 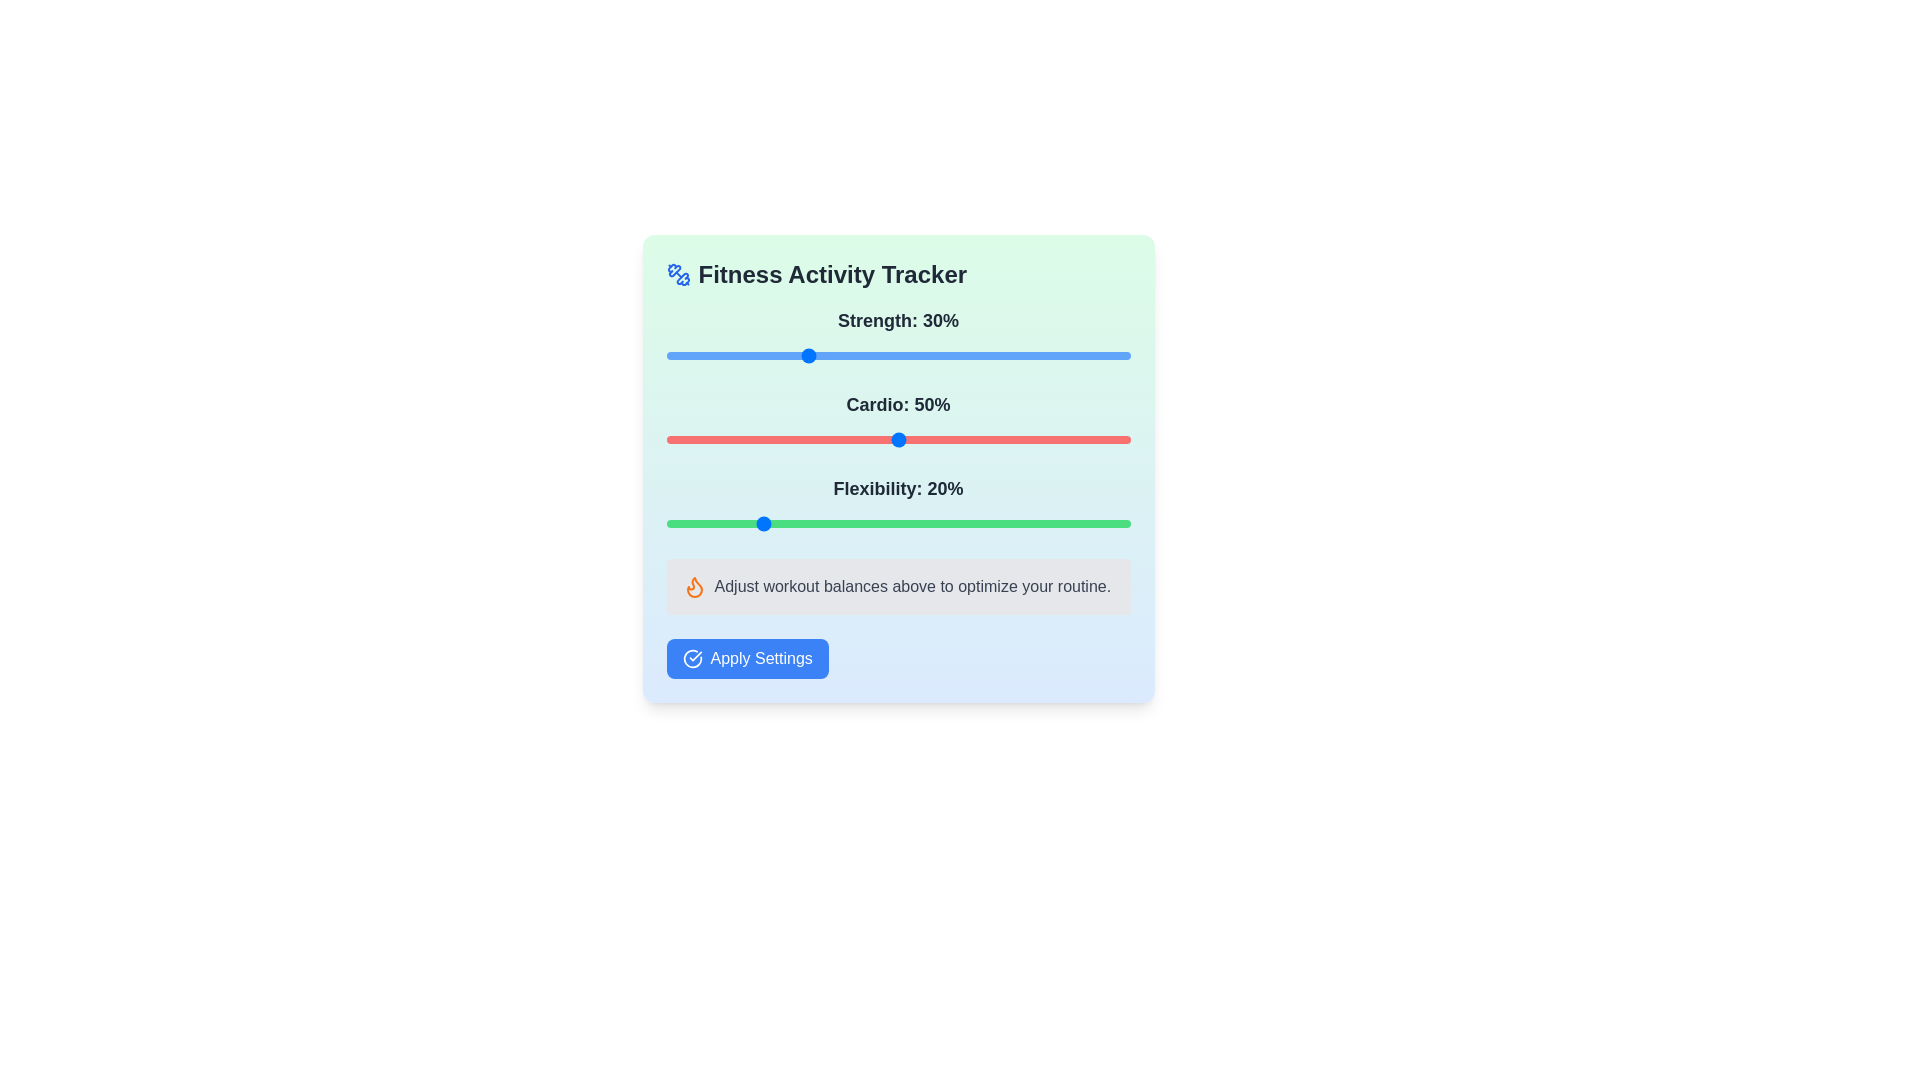 I want to click on the flexibility level, so click(x=685, y=523).